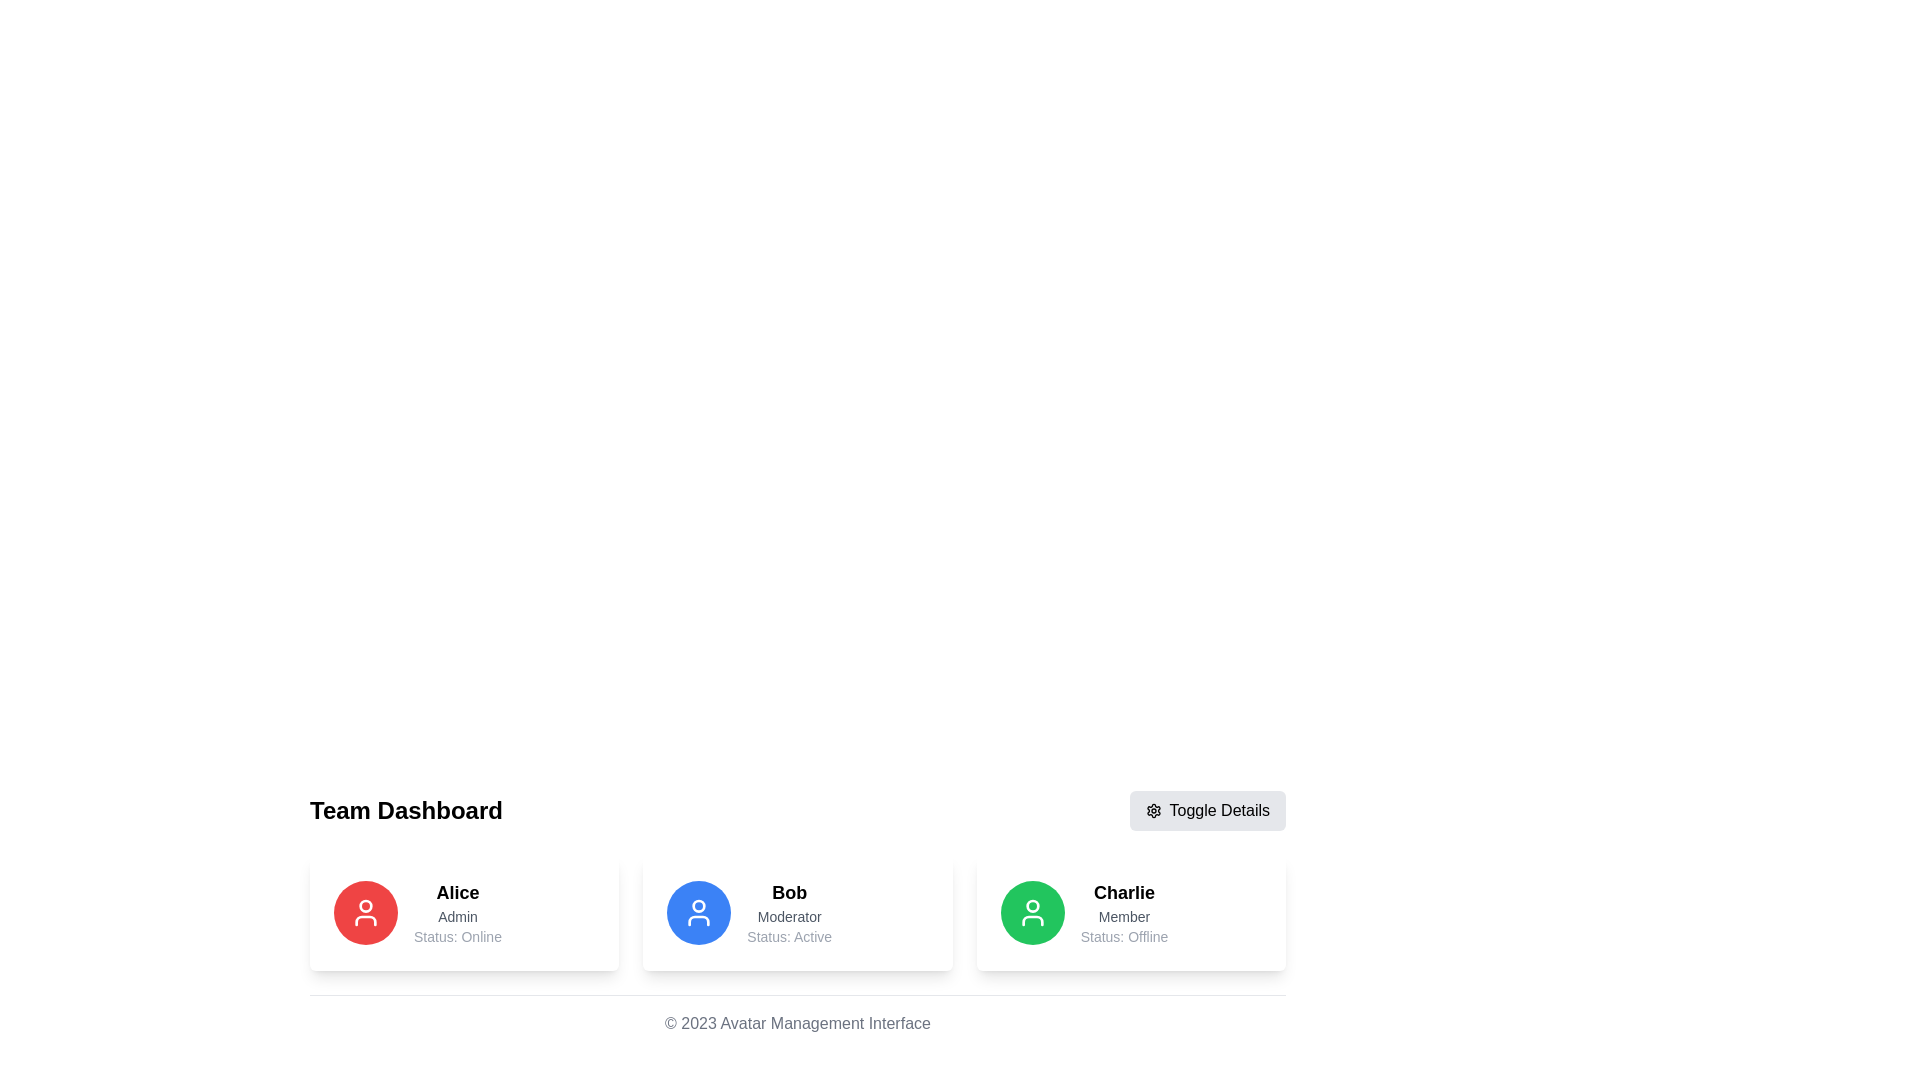 Image resolution: width=1920 pixels, height=1080 pixels. What do you see at coordinates (463, 913) in the screenshot?
I see `the displayed information on the user information card located at the top-left corner of the grid` at bounding box center [463, 913].